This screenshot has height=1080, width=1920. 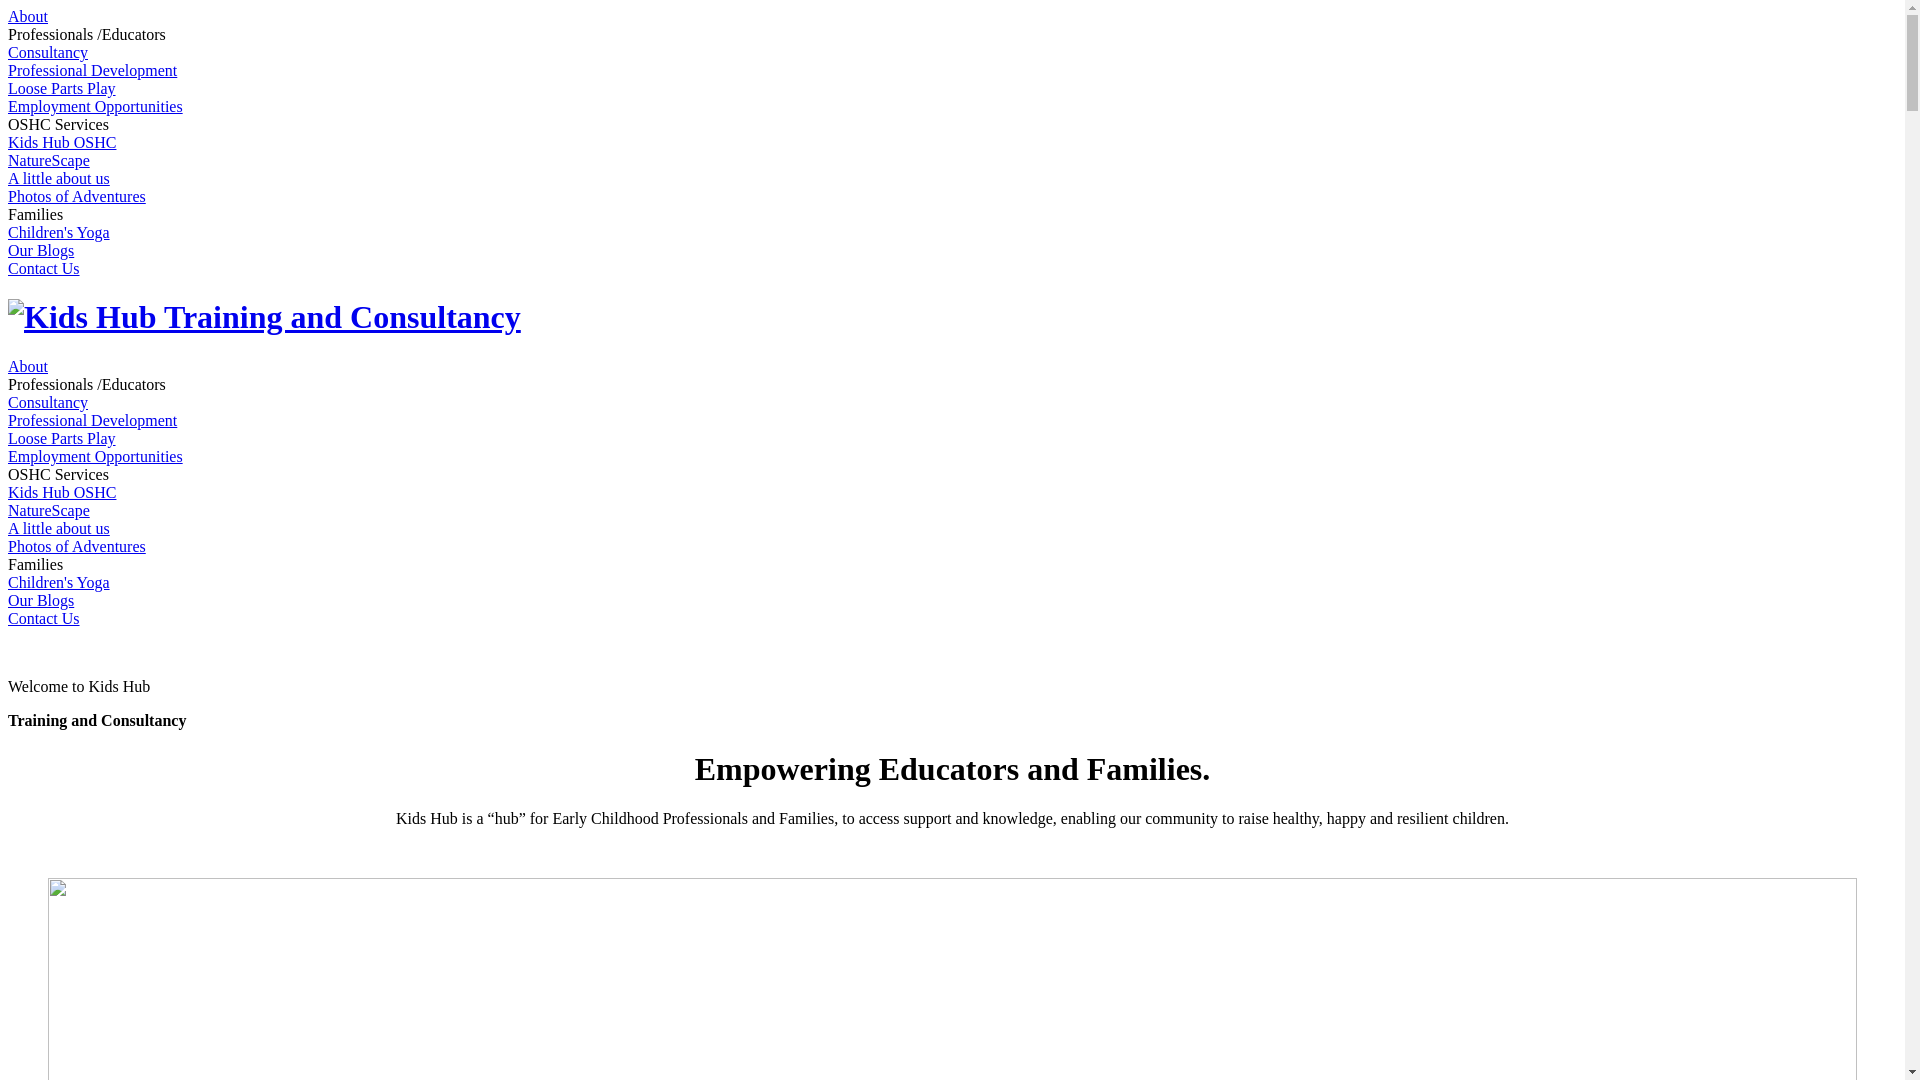 I want to click on 'A little about us', so click(x=58, y=177).